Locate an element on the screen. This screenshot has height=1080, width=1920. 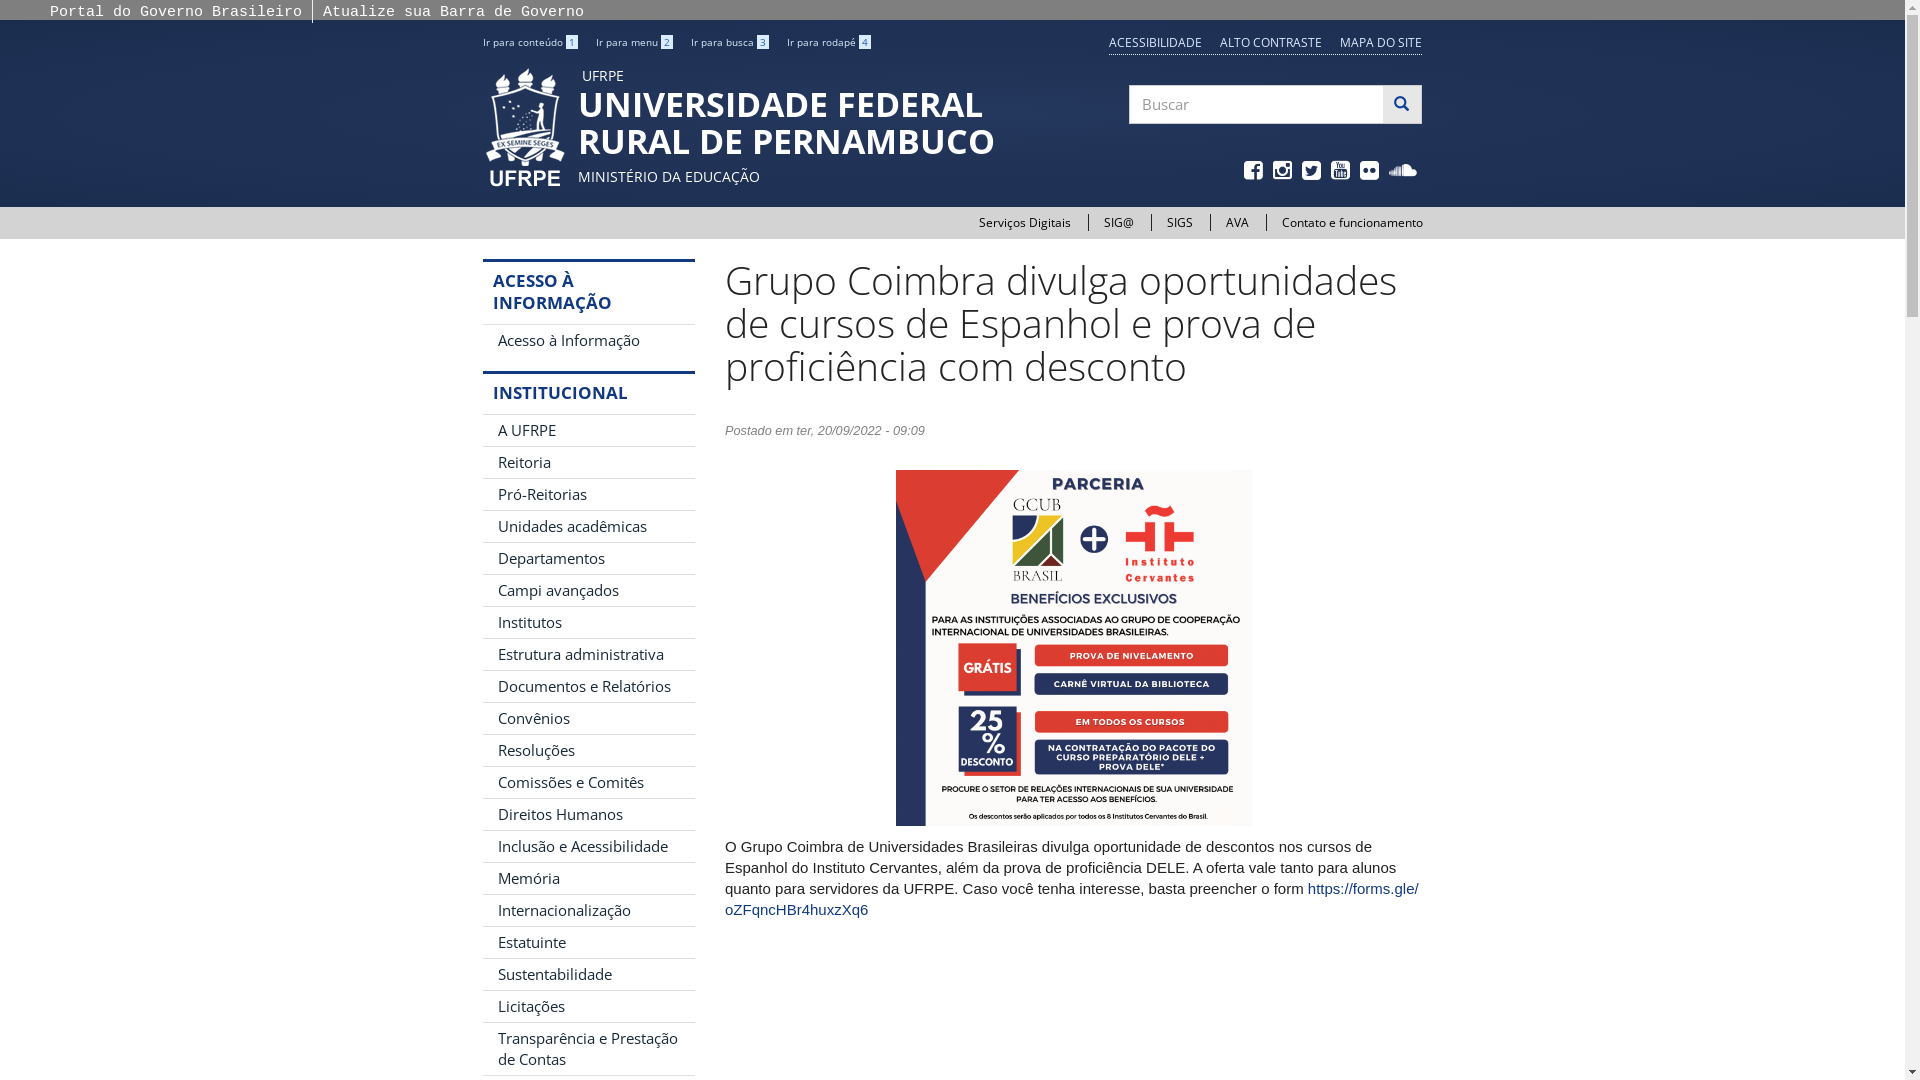
'MAPA DO SITE' is located at coordinates (1339, 42).